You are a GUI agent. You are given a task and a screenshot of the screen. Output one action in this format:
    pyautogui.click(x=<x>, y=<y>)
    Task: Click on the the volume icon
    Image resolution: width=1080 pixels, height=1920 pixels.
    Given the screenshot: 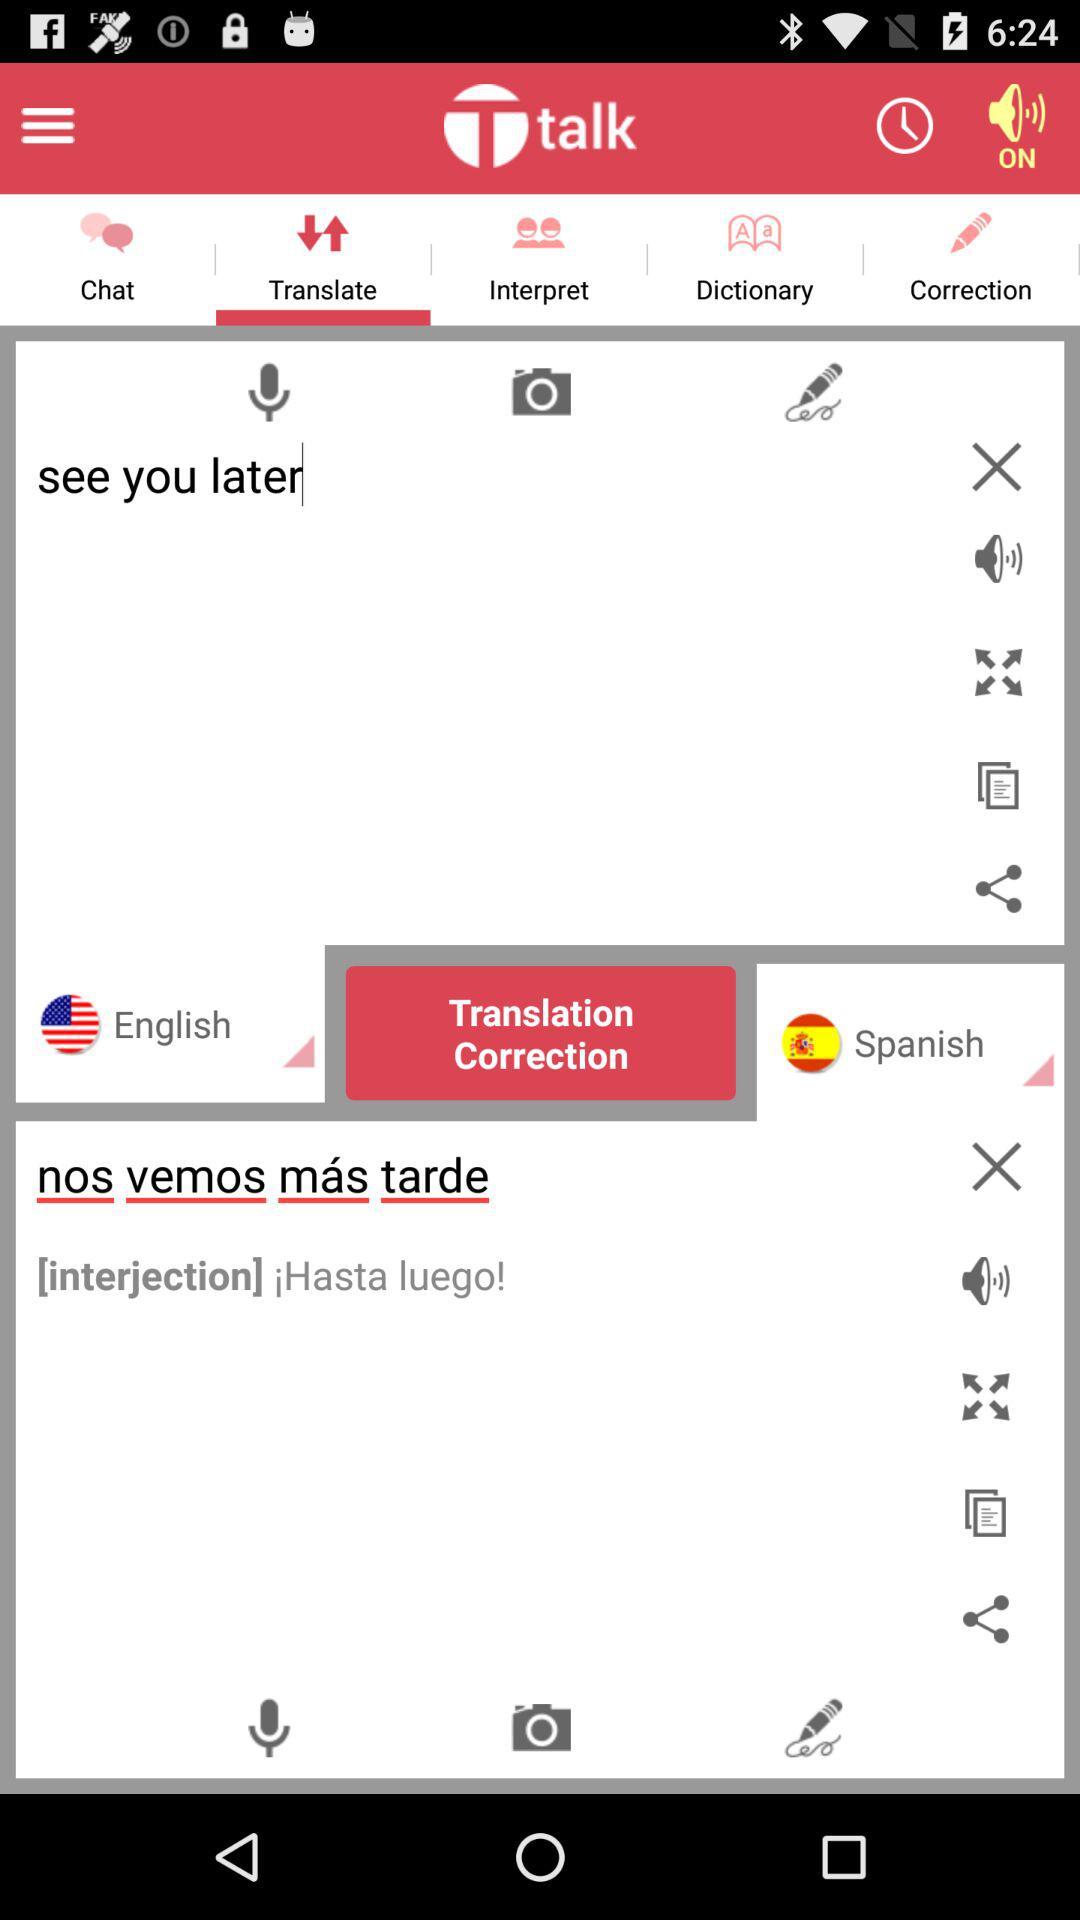 What is the action you would take?
    pyautogui.click(x=1017, y=133)
    